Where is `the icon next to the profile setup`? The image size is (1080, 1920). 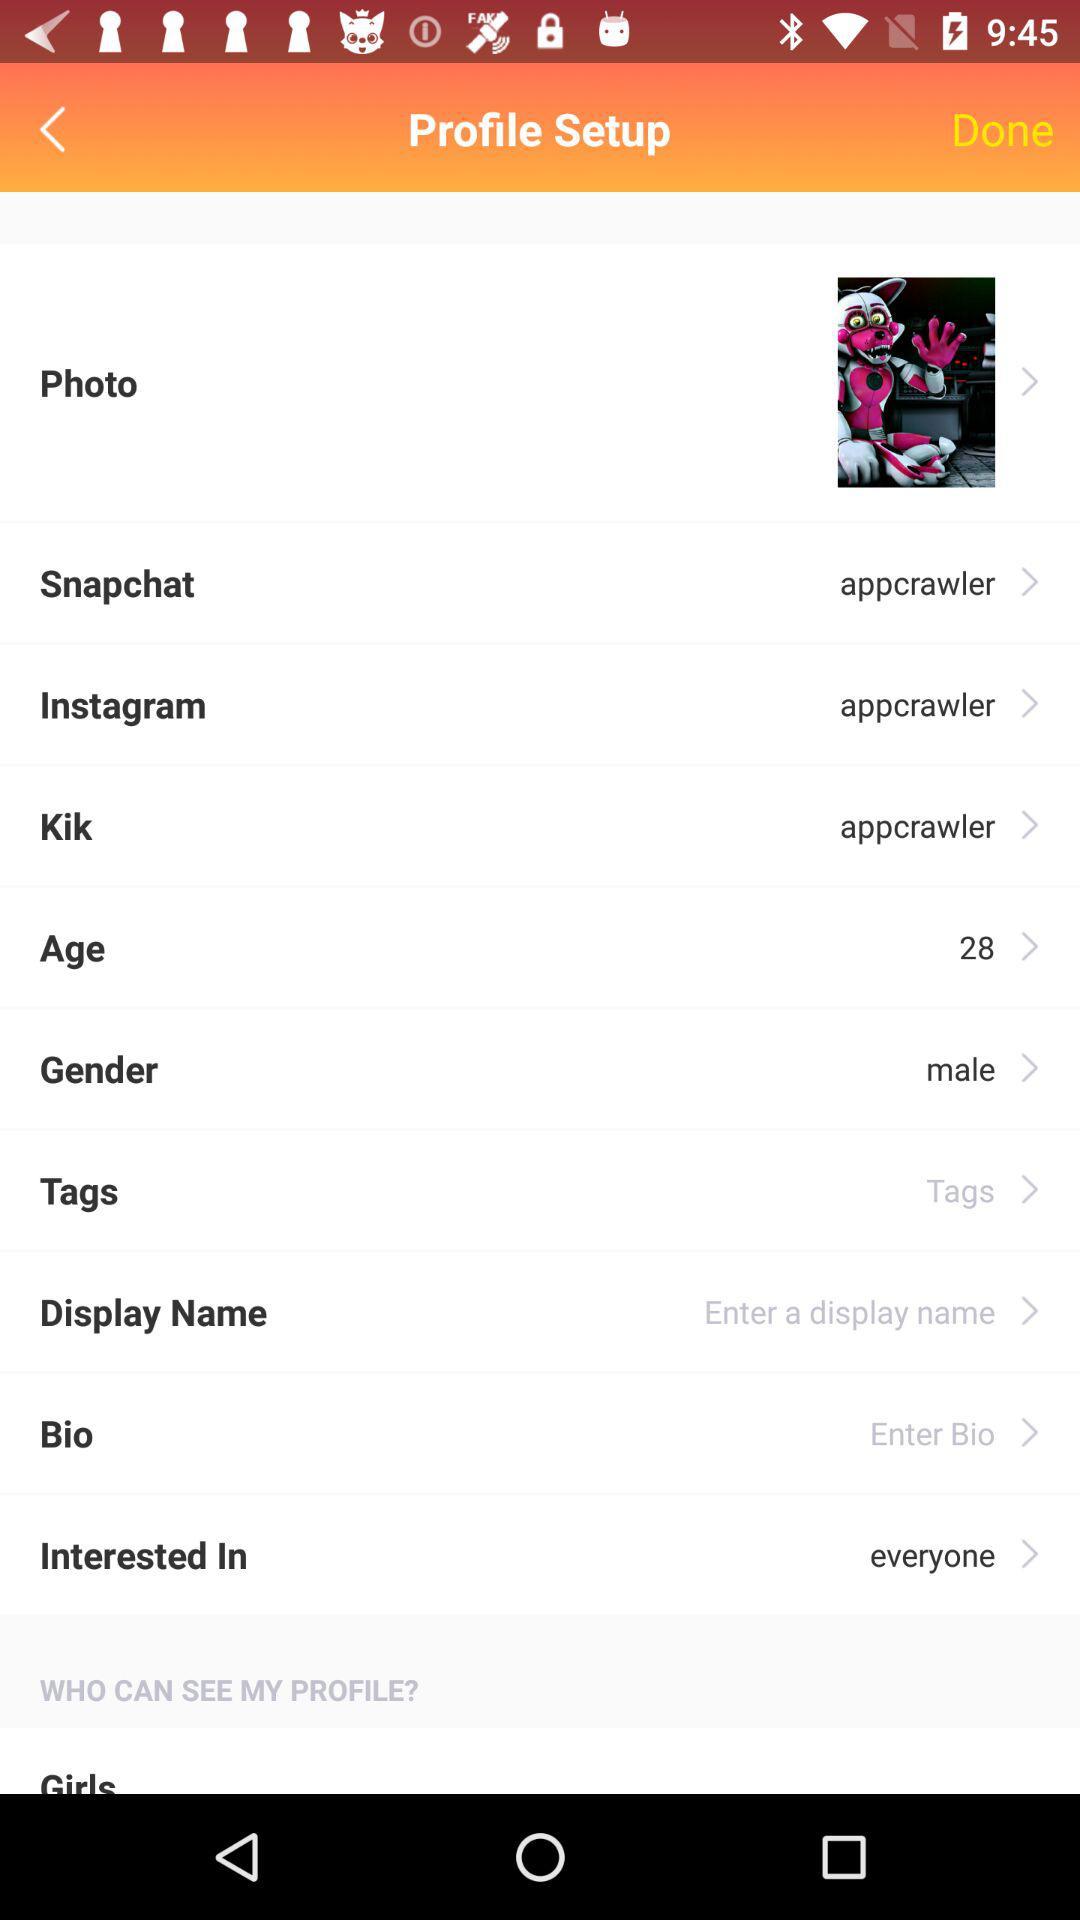 the icon next to the profile setup is located at coordinates (1002, 128).